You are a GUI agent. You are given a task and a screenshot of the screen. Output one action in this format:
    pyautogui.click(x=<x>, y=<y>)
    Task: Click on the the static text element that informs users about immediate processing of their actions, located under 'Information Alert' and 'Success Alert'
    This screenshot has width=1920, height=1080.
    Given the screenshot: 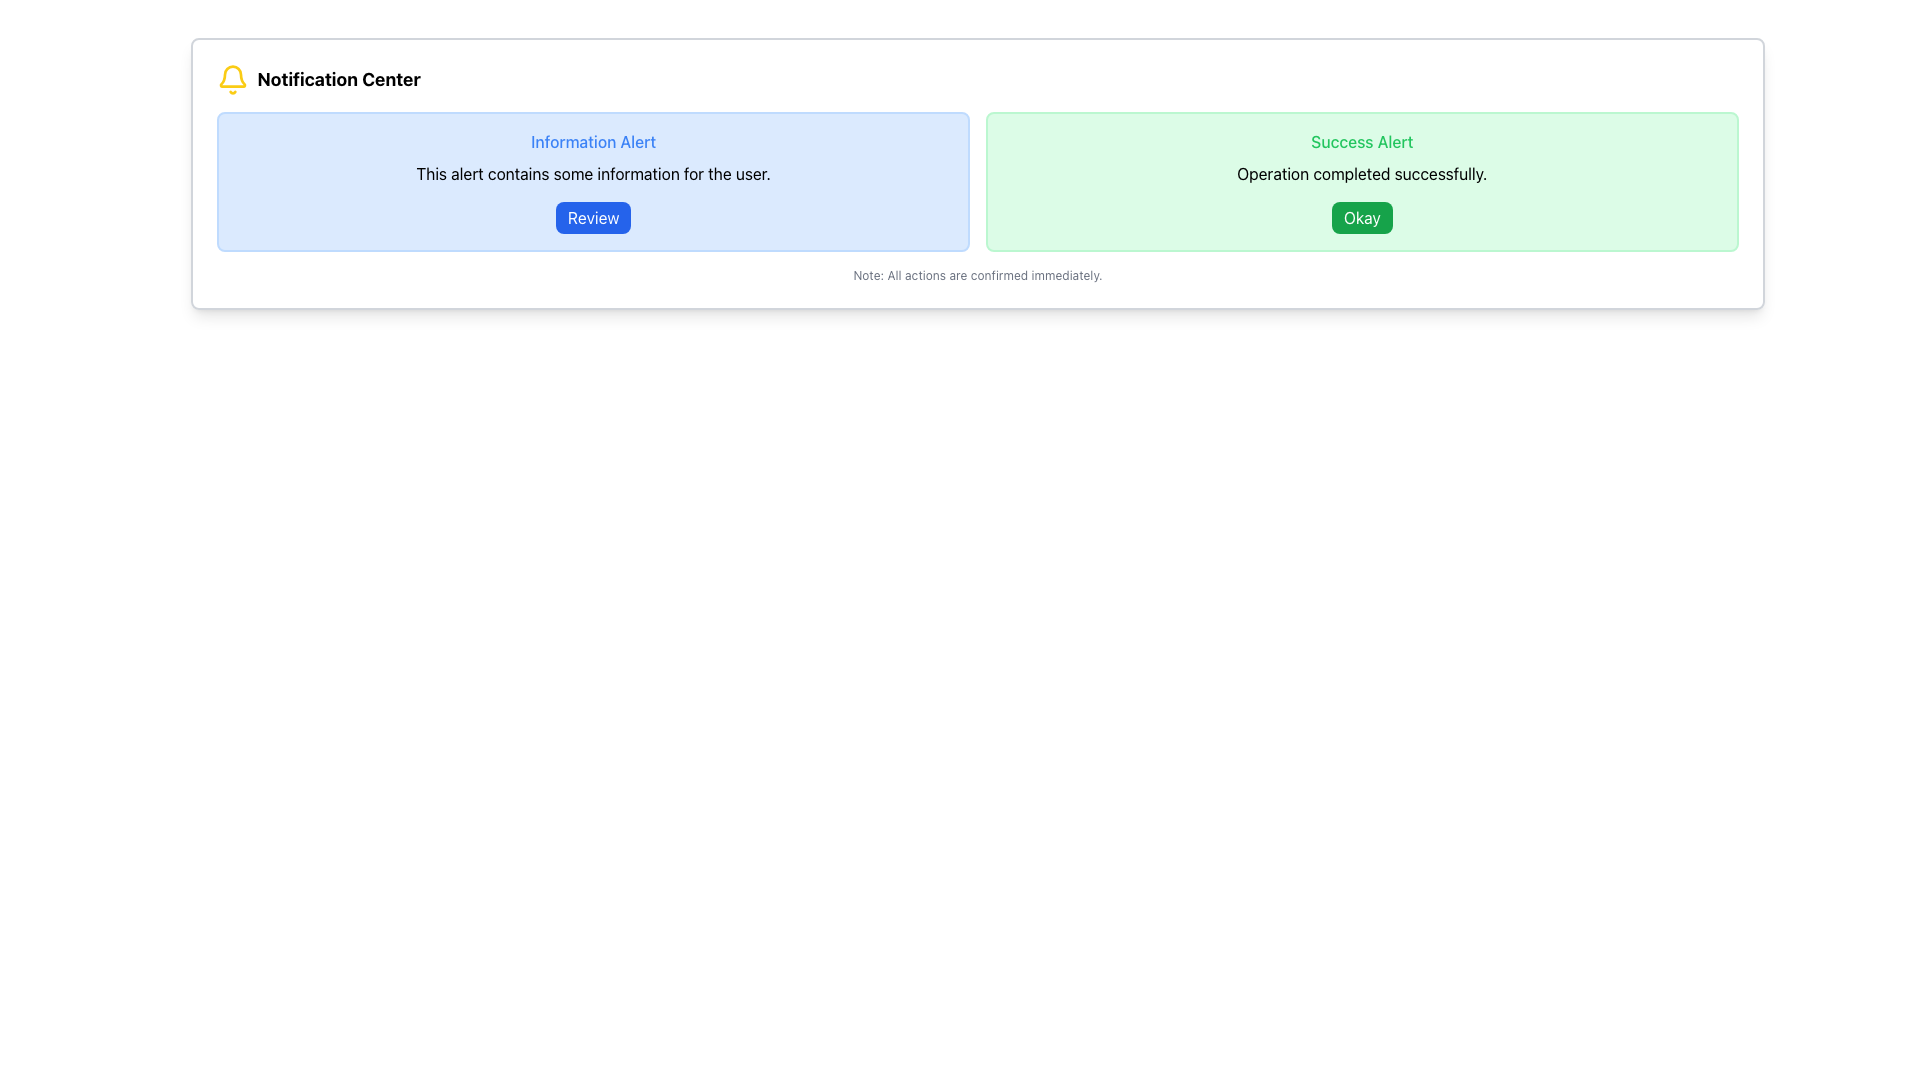 What is the action you would take?
    pyautogui.click(x=978, y=276)
    